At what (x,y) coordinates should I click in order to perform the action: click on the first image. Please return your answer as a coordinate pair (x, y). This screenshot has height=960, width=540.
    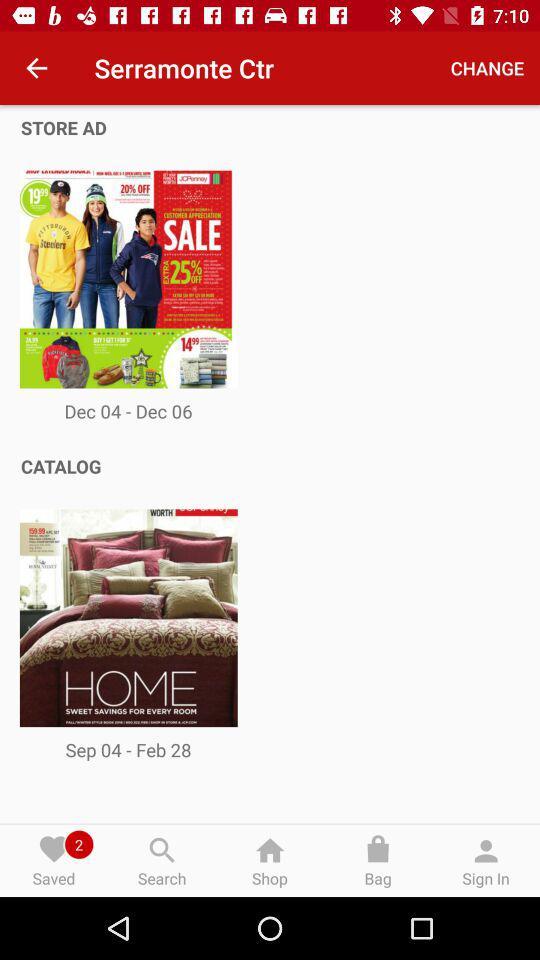
    Looking at the image, I should click on (129, 279).